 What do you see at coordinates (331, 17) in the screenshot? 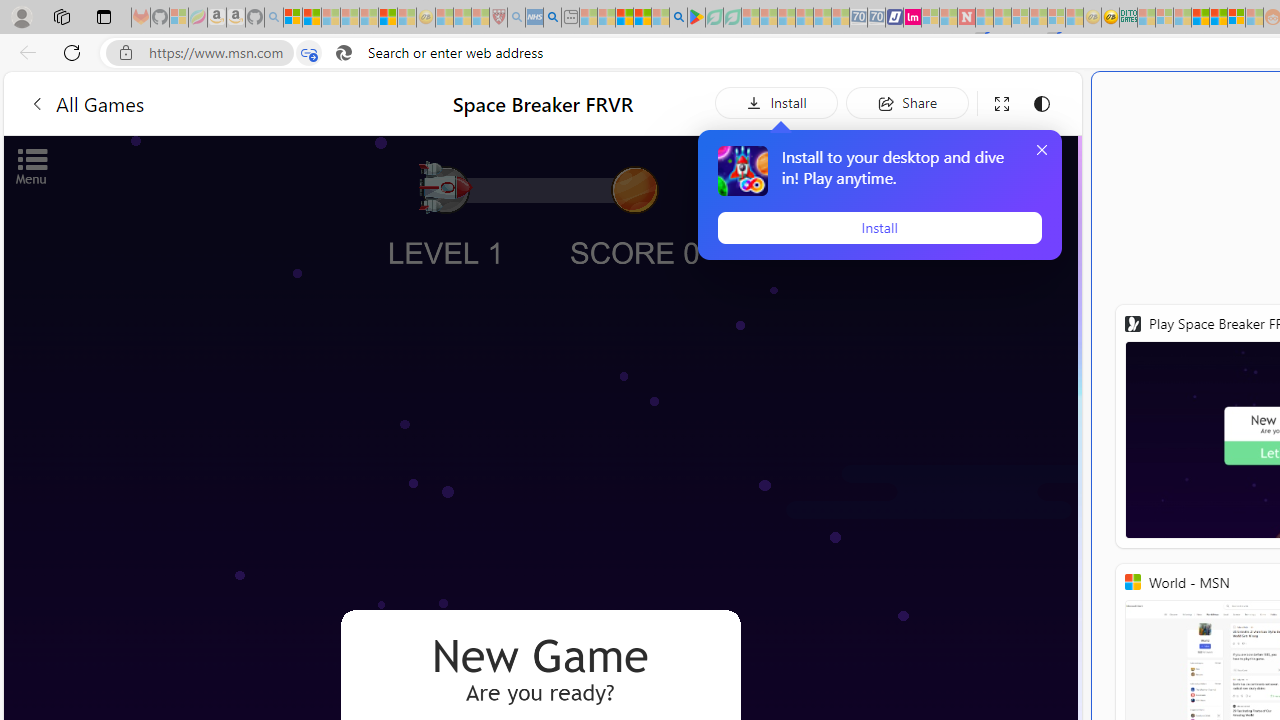
I see `'The Weather Channel - MSN - Sleeping'` at bounding box center [331, 17].